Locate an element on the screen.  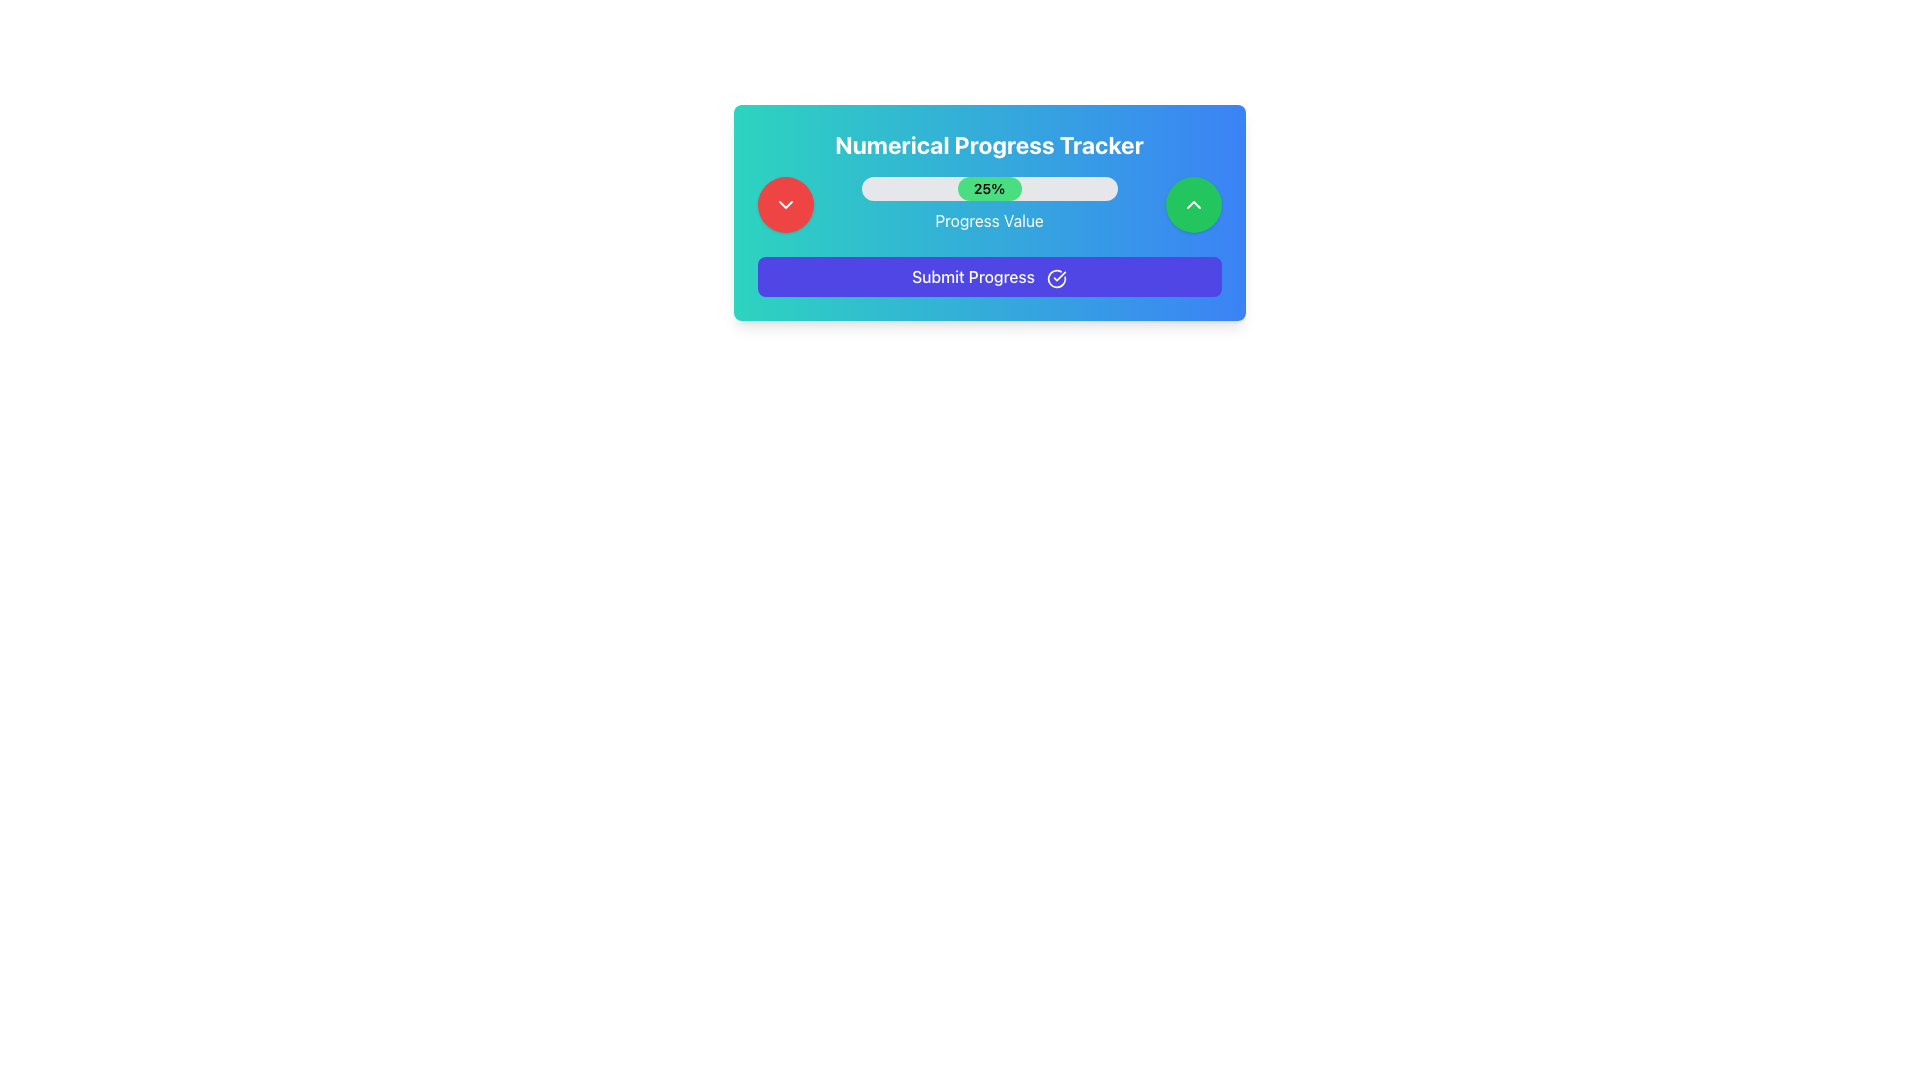
the progress bar labeled 'Progress Value' with a percentage indicator ('25%') to adjust its position is located at coordinates (989, 204).